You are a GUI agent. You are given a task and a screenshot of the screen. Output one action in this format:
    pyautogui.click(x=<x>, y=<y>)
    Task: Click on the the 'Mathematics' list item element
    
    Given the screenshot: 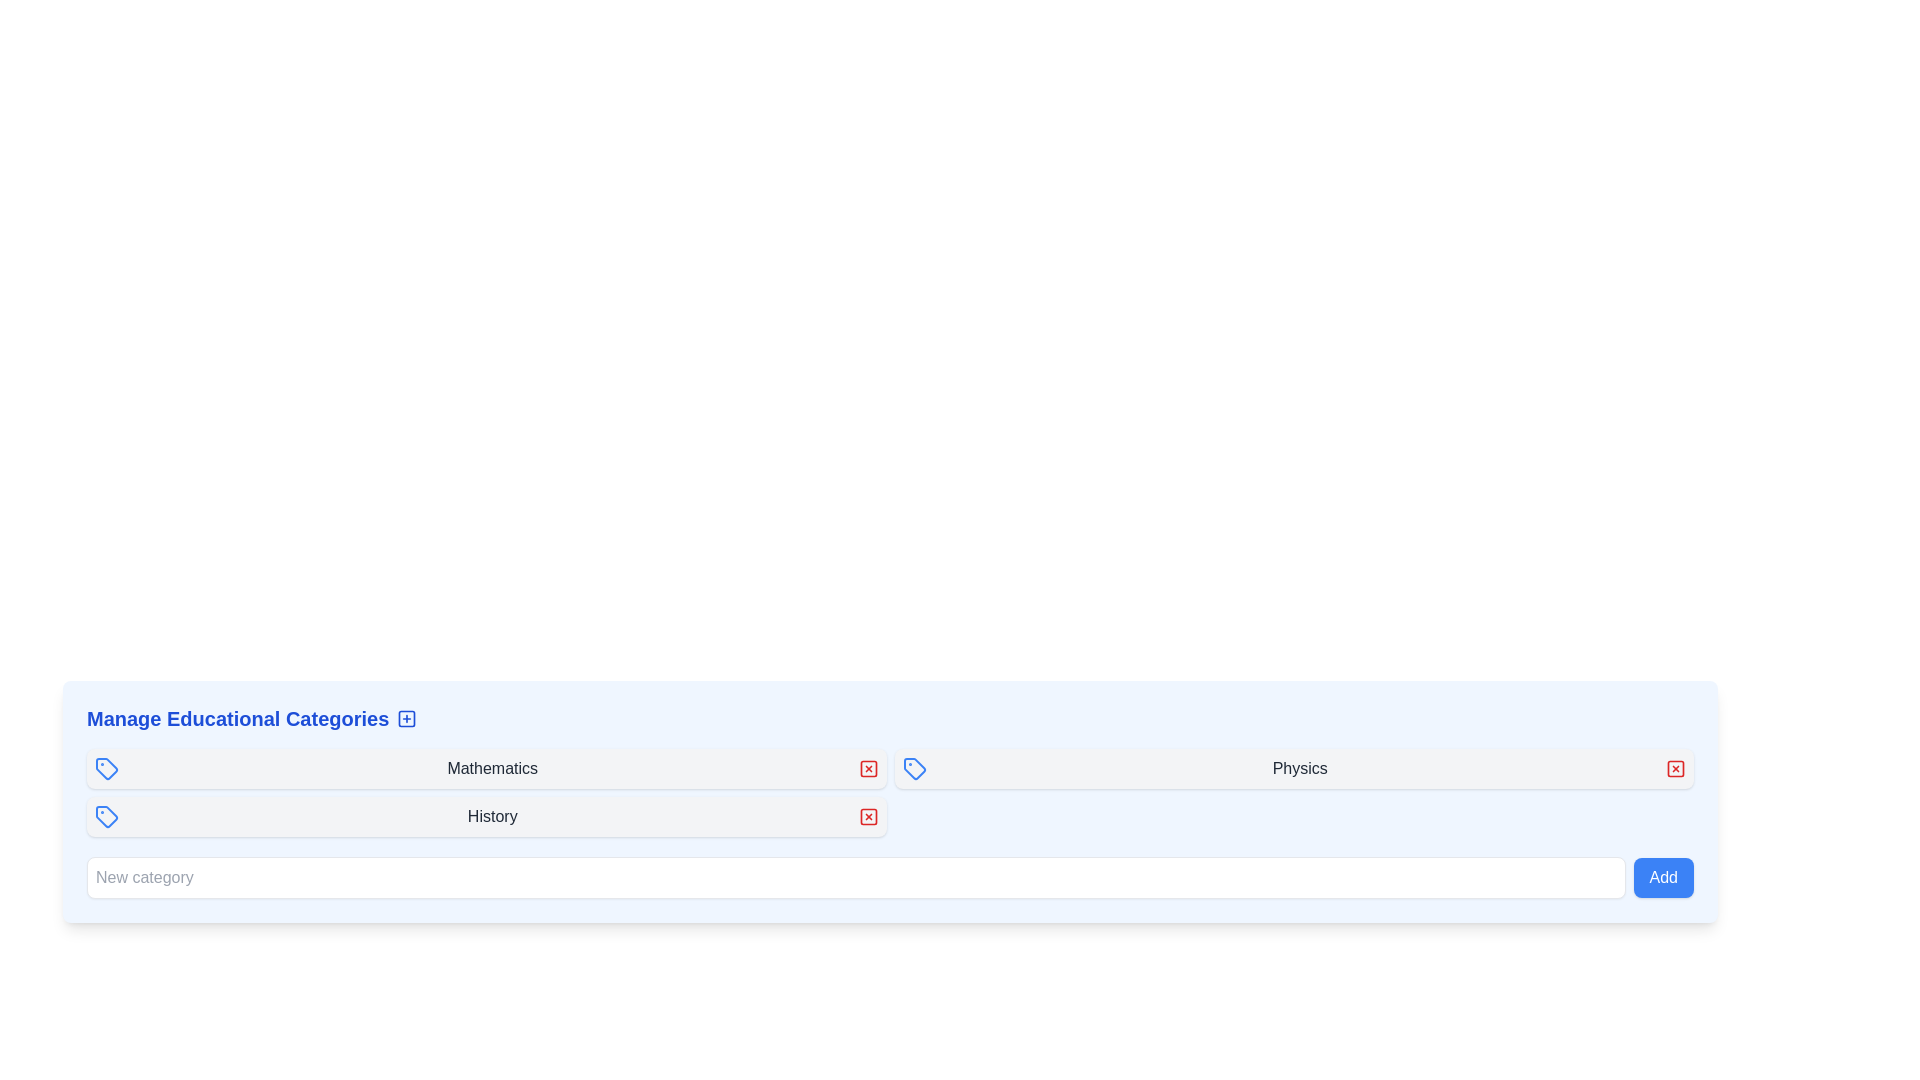 What is the action you would take?
    pyautogui.click(x=486, y=767)
    